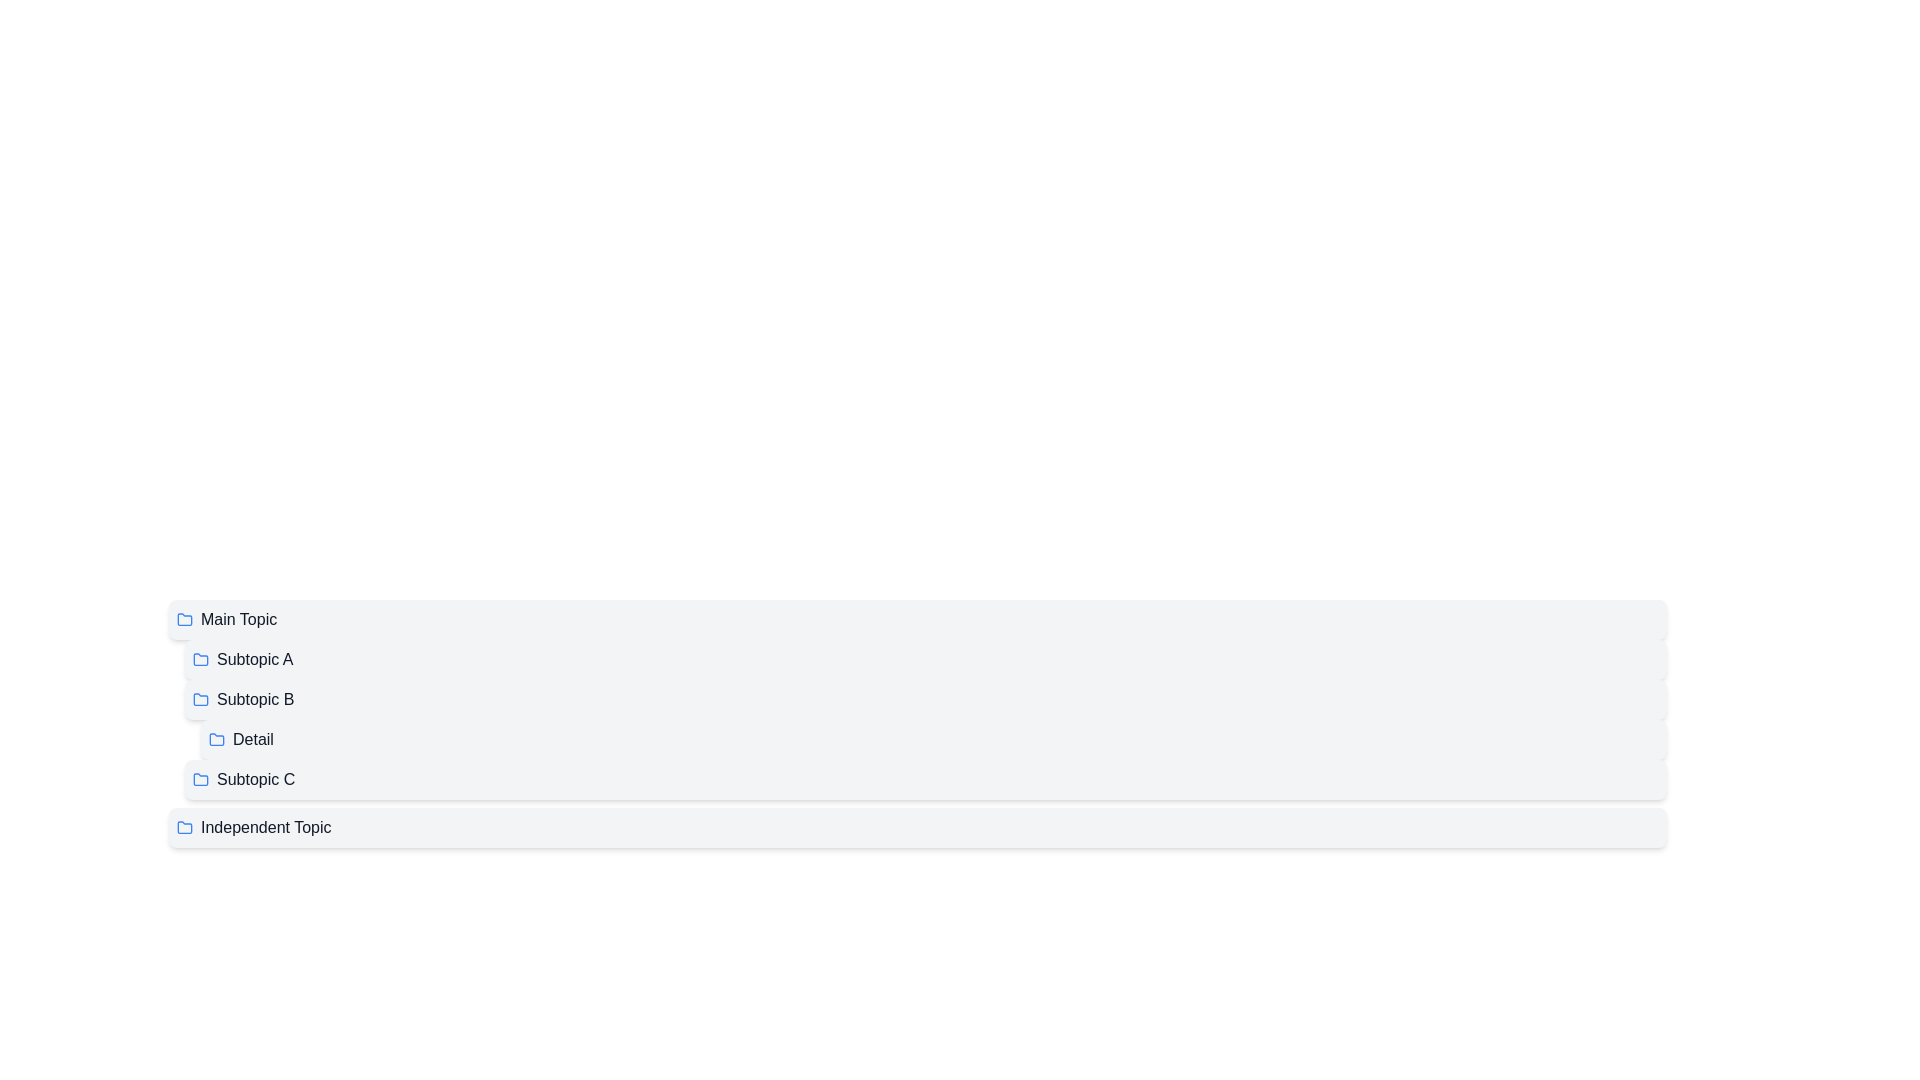  What do you see at coordinates (185, 828) in the screenshot?
I see `the icon representing the 'Independent Topic' located at the beginning of its row` at bounding box center [185, 828].